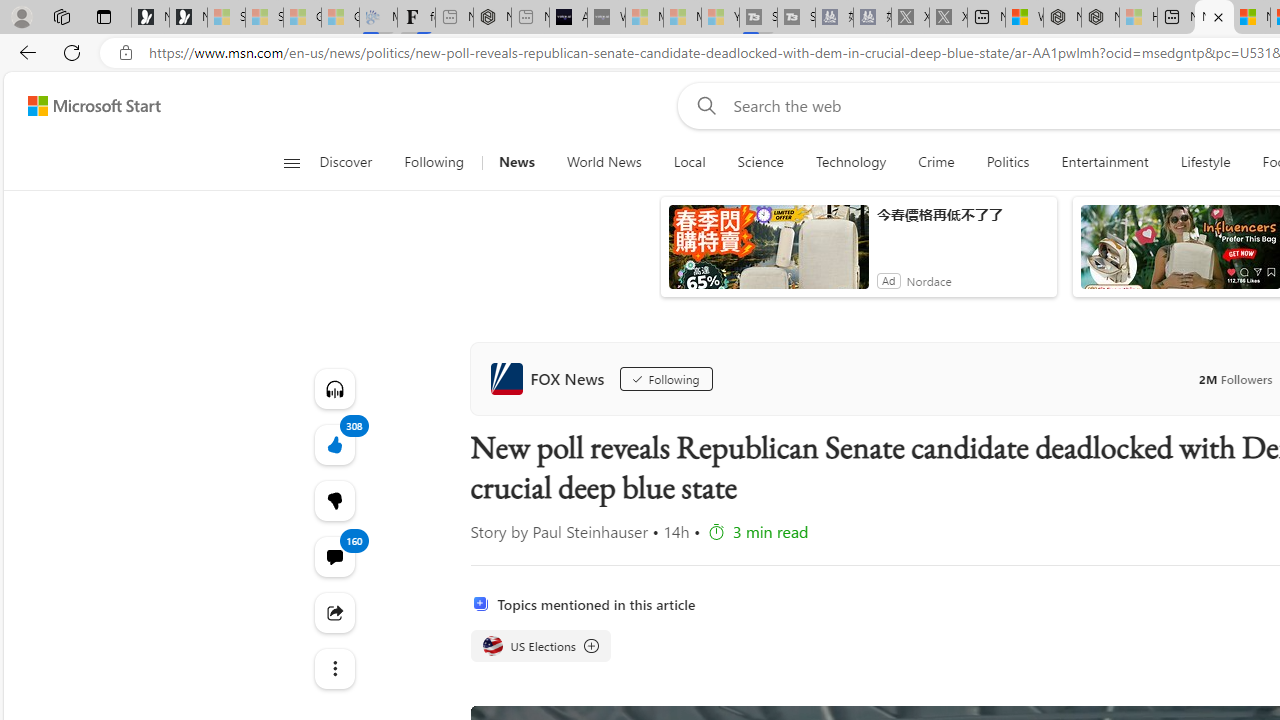 Image resolution: width=1280 pixels, height=720 pixels. Describe the element at coordinates (540, 645) in the screenshot. I see `'US Elections US Elections US Elections'` at that location.